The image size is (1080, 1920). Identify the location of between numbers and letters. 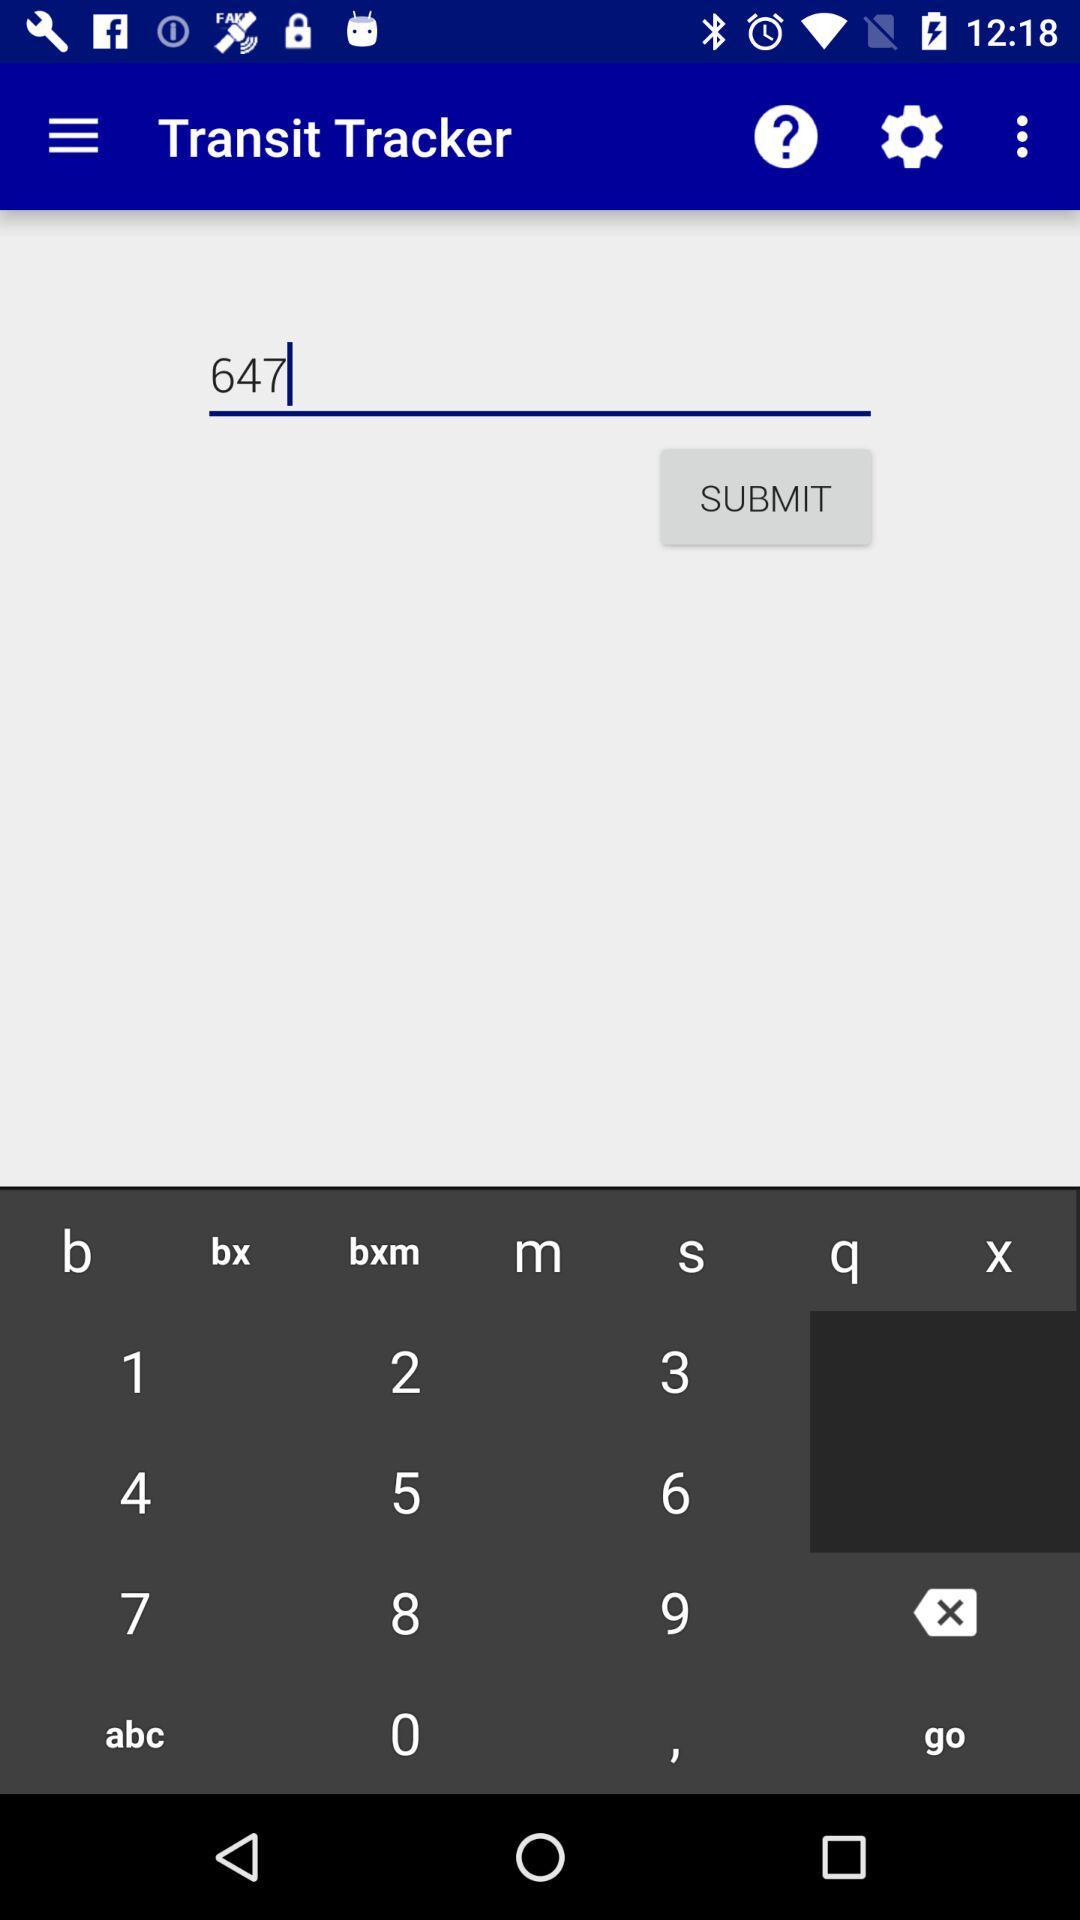
(540, 1708).